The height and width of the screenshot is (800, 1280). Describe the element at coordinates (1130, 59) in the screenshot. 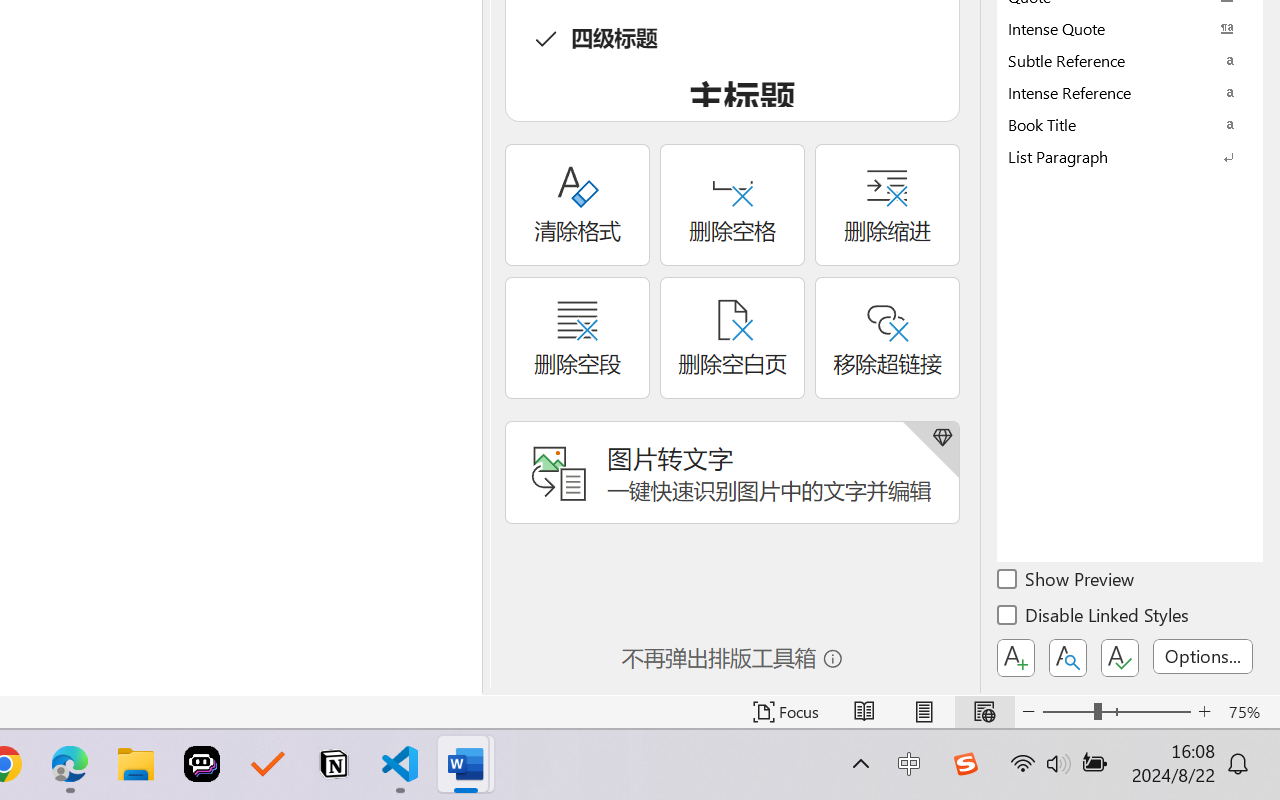

I see `'Subtle Reference'` at that location.